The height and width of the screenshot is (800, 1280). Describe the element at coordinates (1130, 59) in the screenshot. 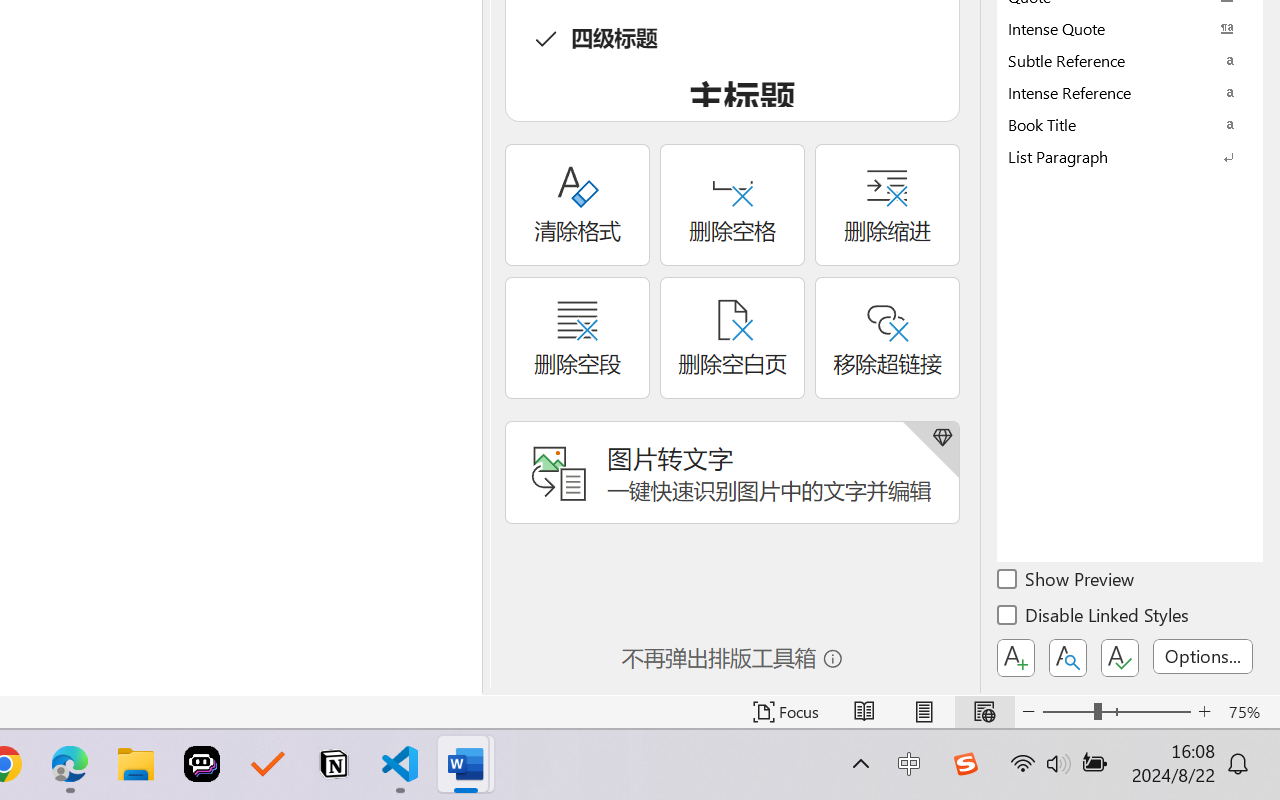

I see `'Subtle Reference'` at that location.